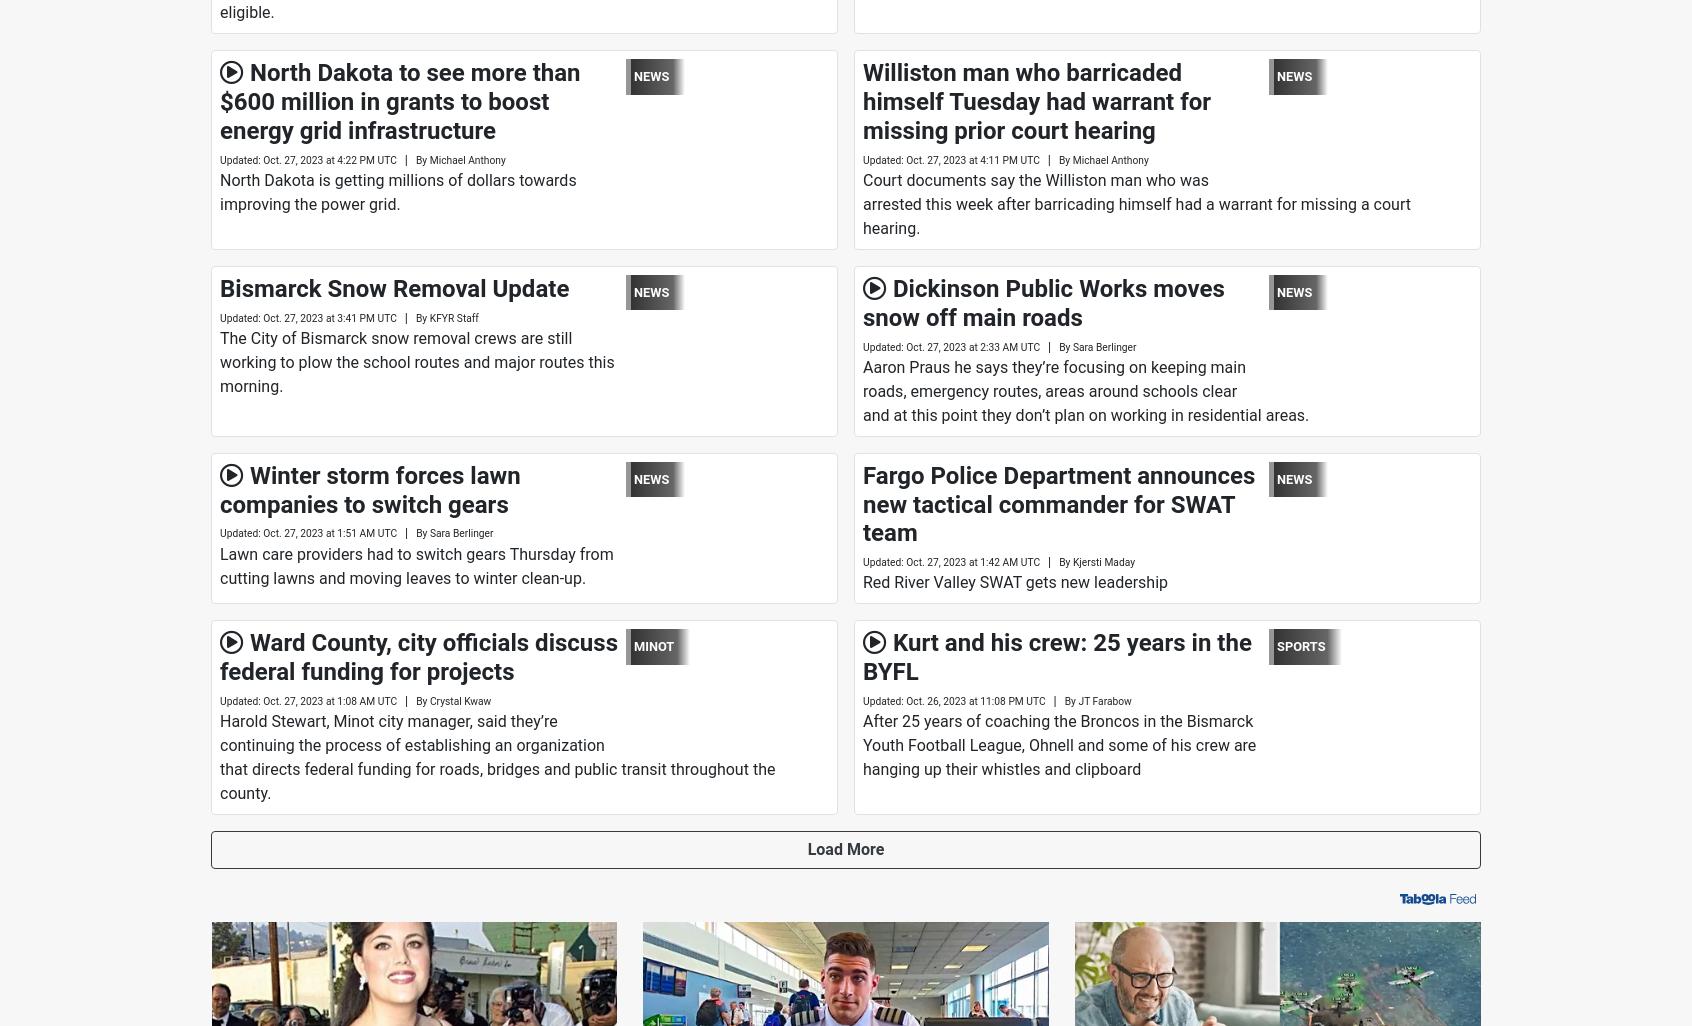 This screenshot has width=1692, height=1026. Describe the element at coordinates (1036, 100) in the screenshot. I see `'Williston man who barricaded himself Tuesday had warrant for missing prior court hearing'` at that location.